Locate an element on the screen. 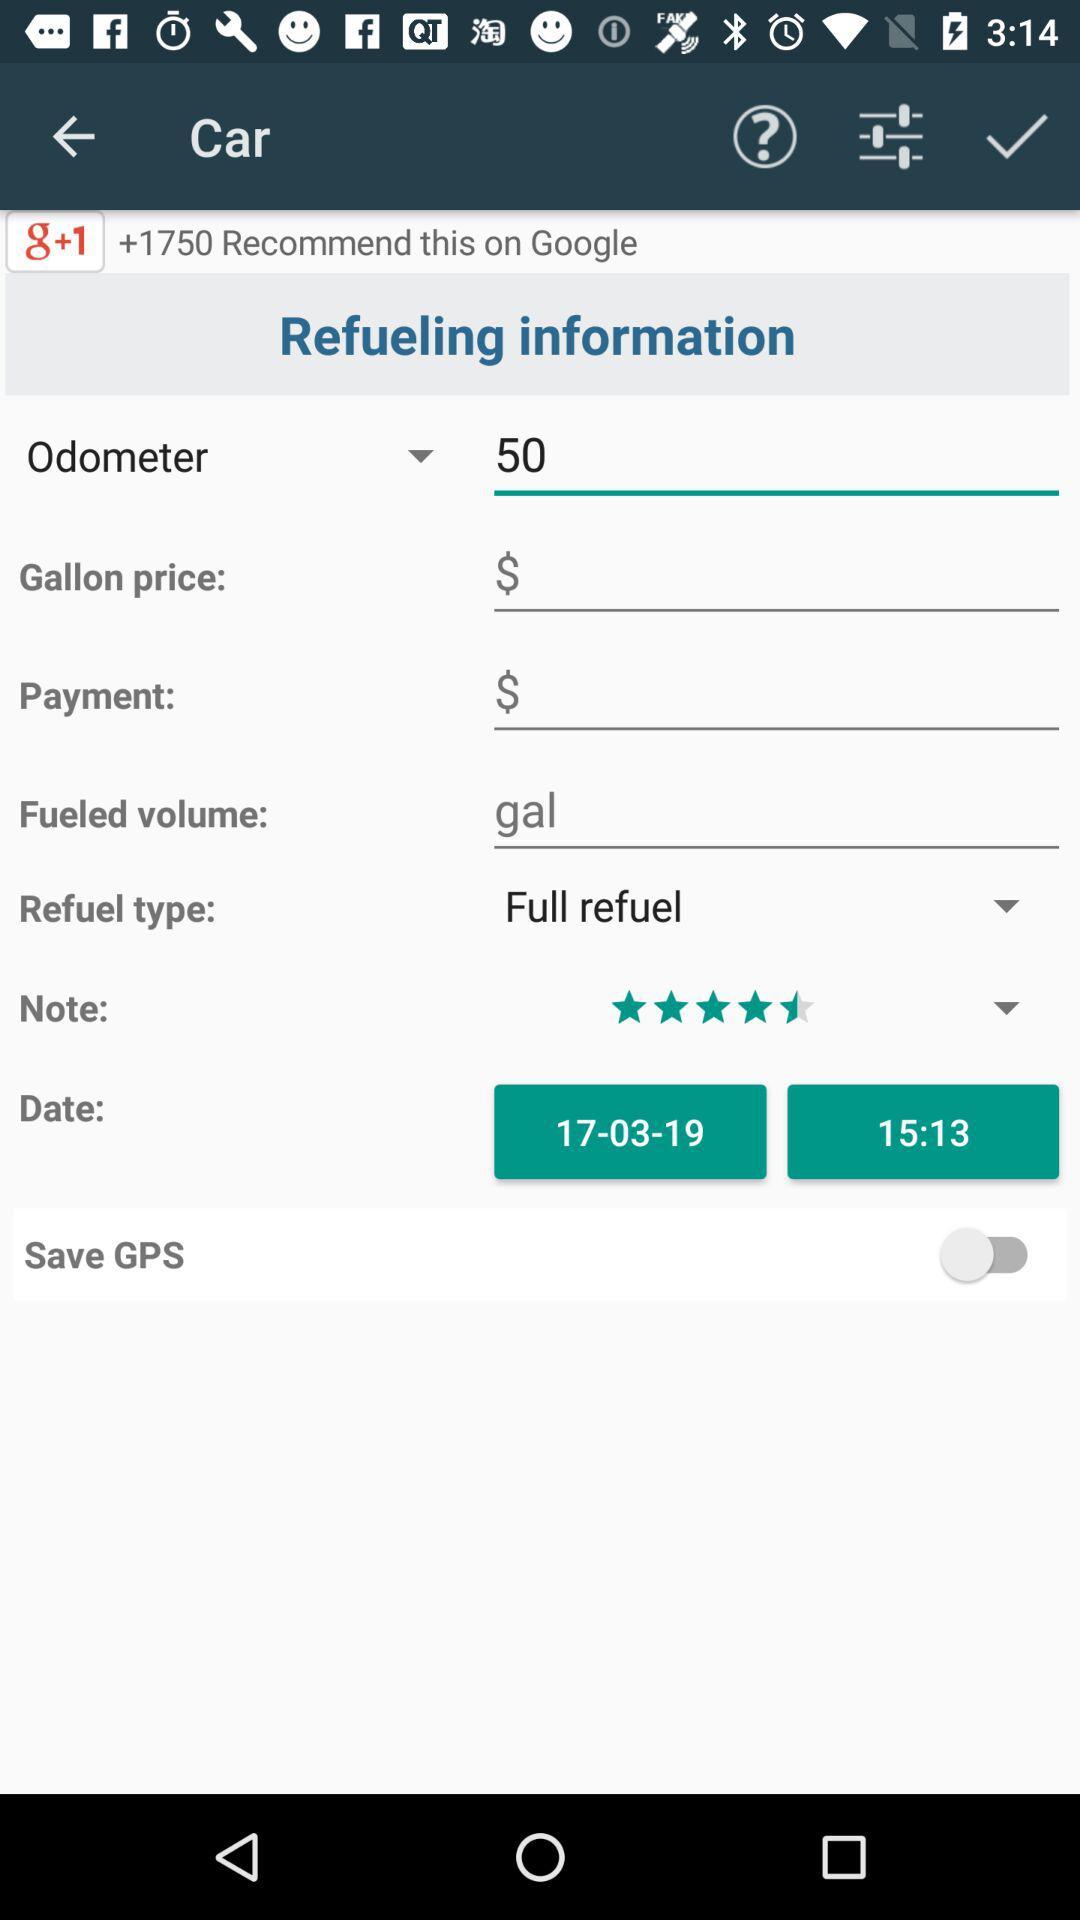 The image size is (1080, 1920). fueled volume is located at coordinates (775, 810).